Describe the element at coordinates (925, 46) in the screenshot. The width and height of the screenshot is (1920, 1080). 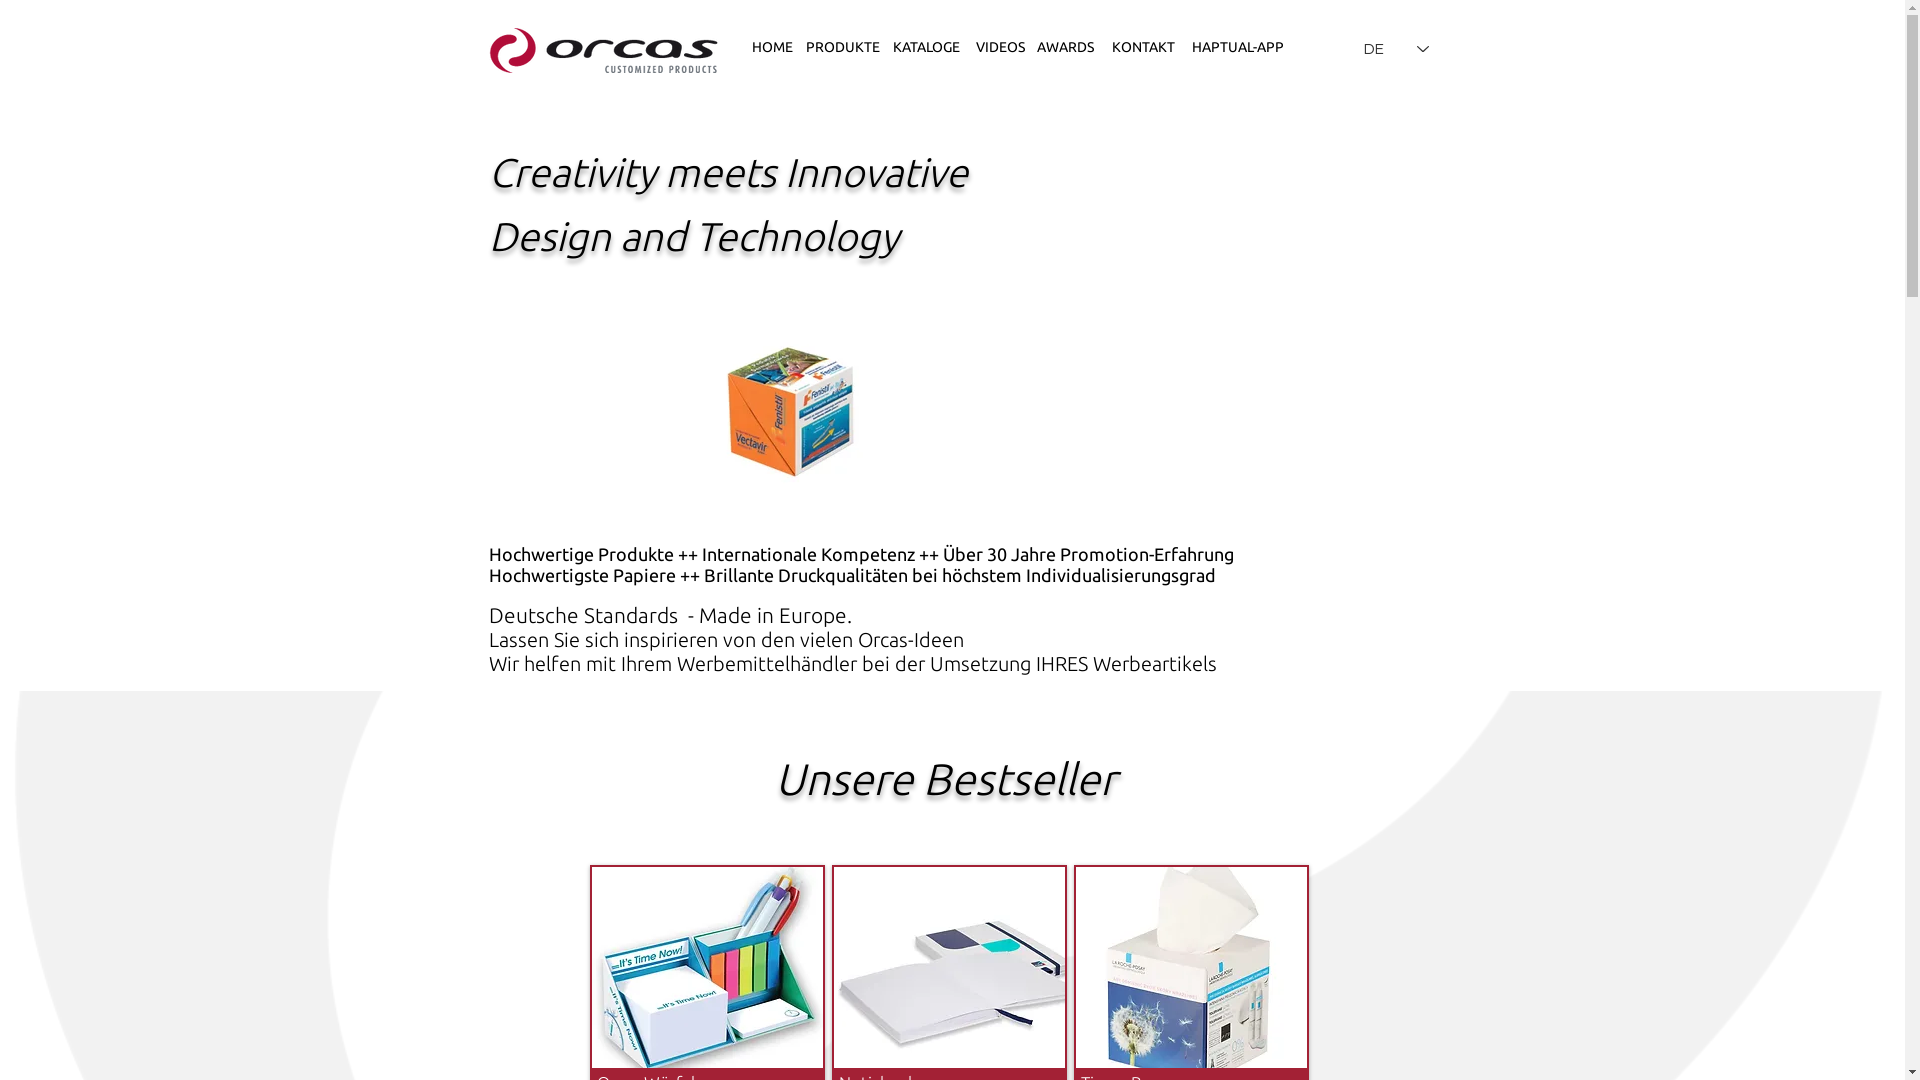
I see `'KATALOGE'` at that location.